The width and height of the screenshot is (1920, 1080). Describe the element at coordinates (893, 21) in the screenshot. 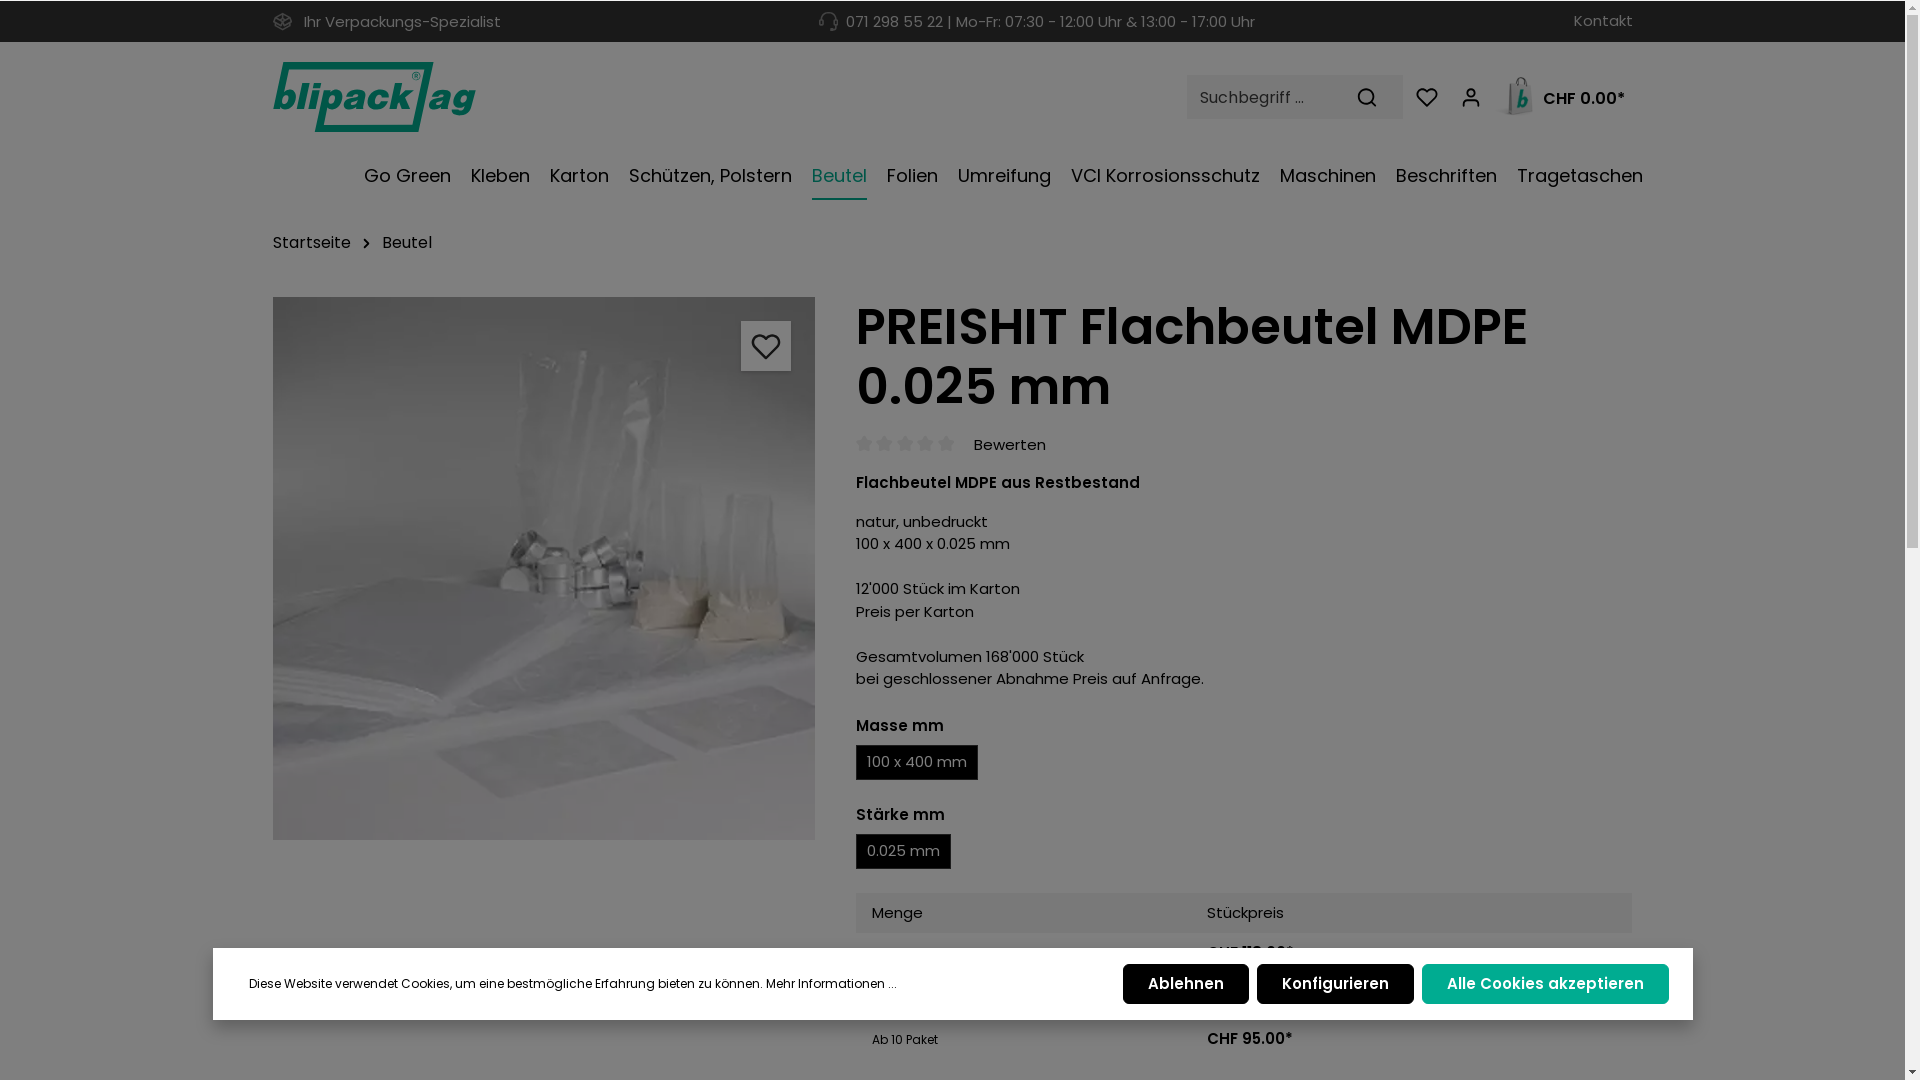

I see `'071 298 55 22'` at that location.